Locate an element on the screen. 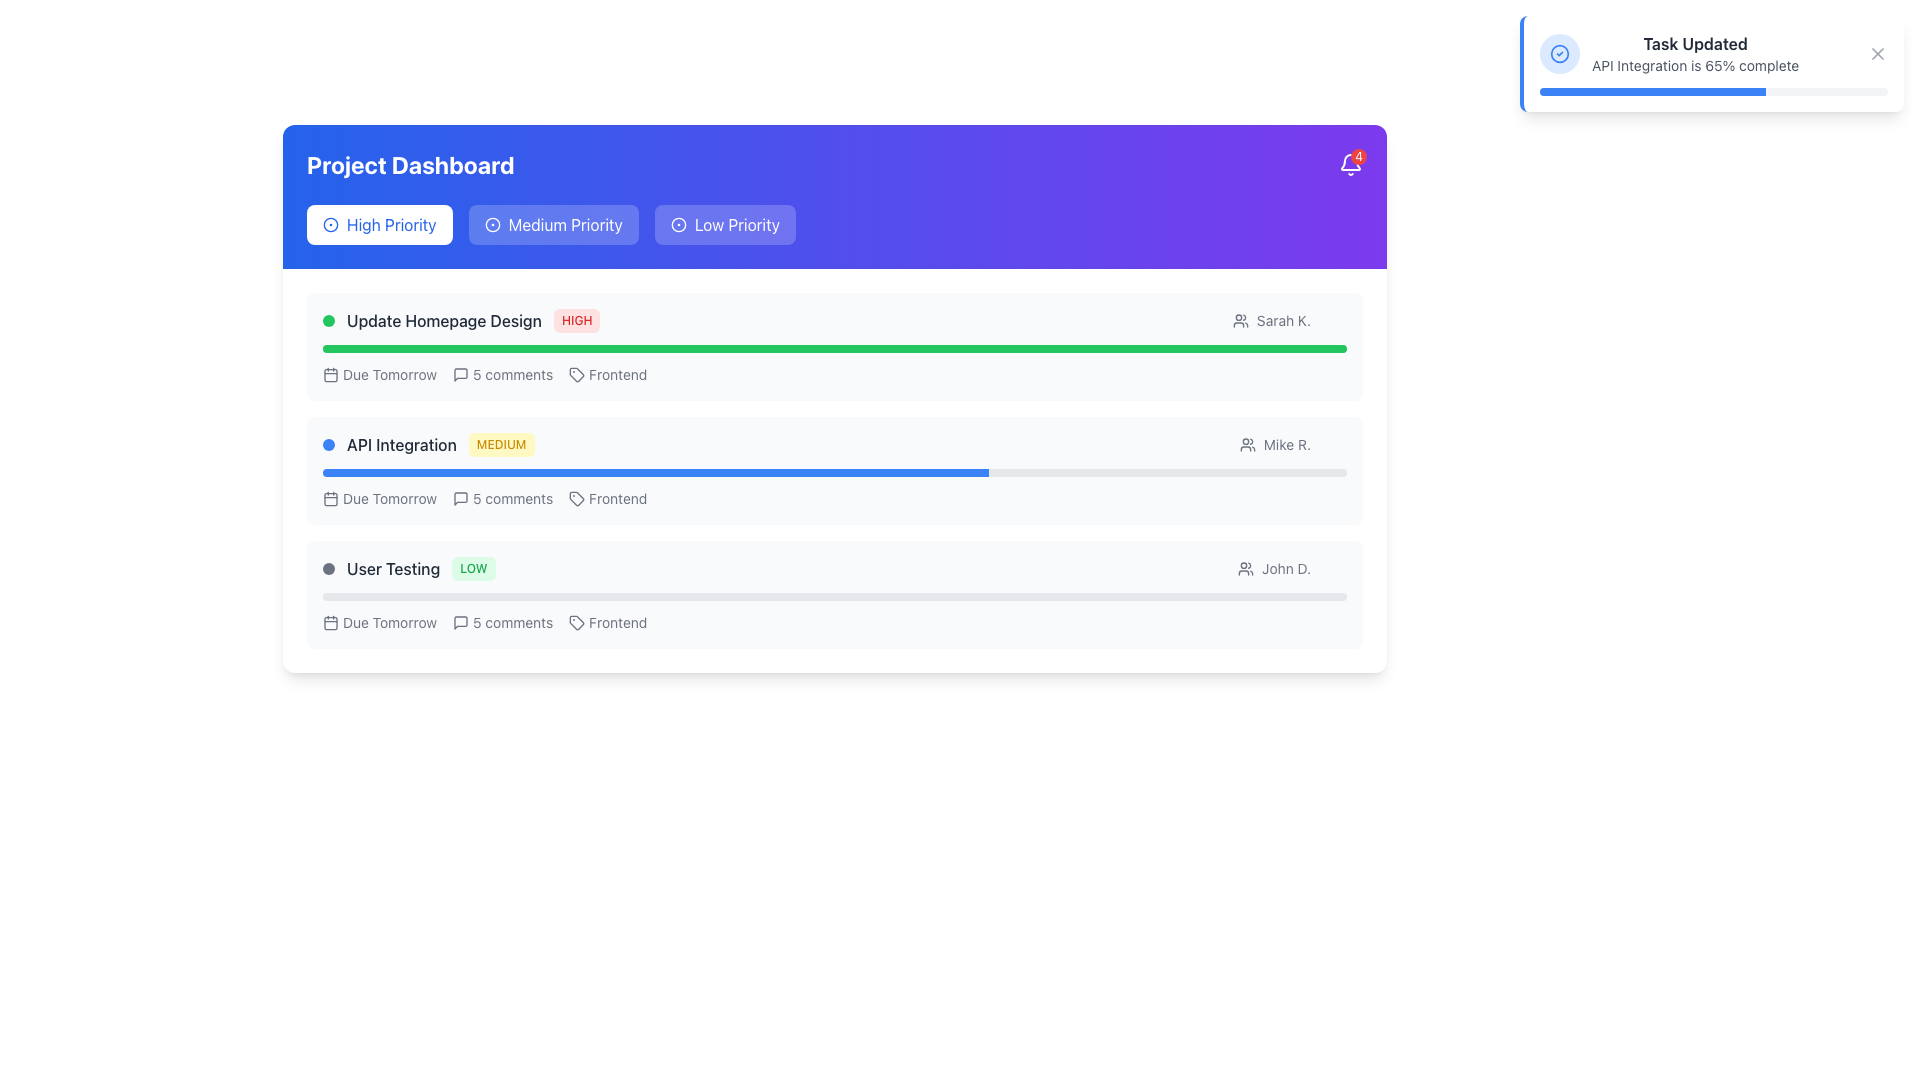 This screenshot has width=1920, height=1080. the small tag icon with rounded corners located next to the 'Frontend' text in the 'Update Homepage Design' task row is located at coordinates (576, 374).